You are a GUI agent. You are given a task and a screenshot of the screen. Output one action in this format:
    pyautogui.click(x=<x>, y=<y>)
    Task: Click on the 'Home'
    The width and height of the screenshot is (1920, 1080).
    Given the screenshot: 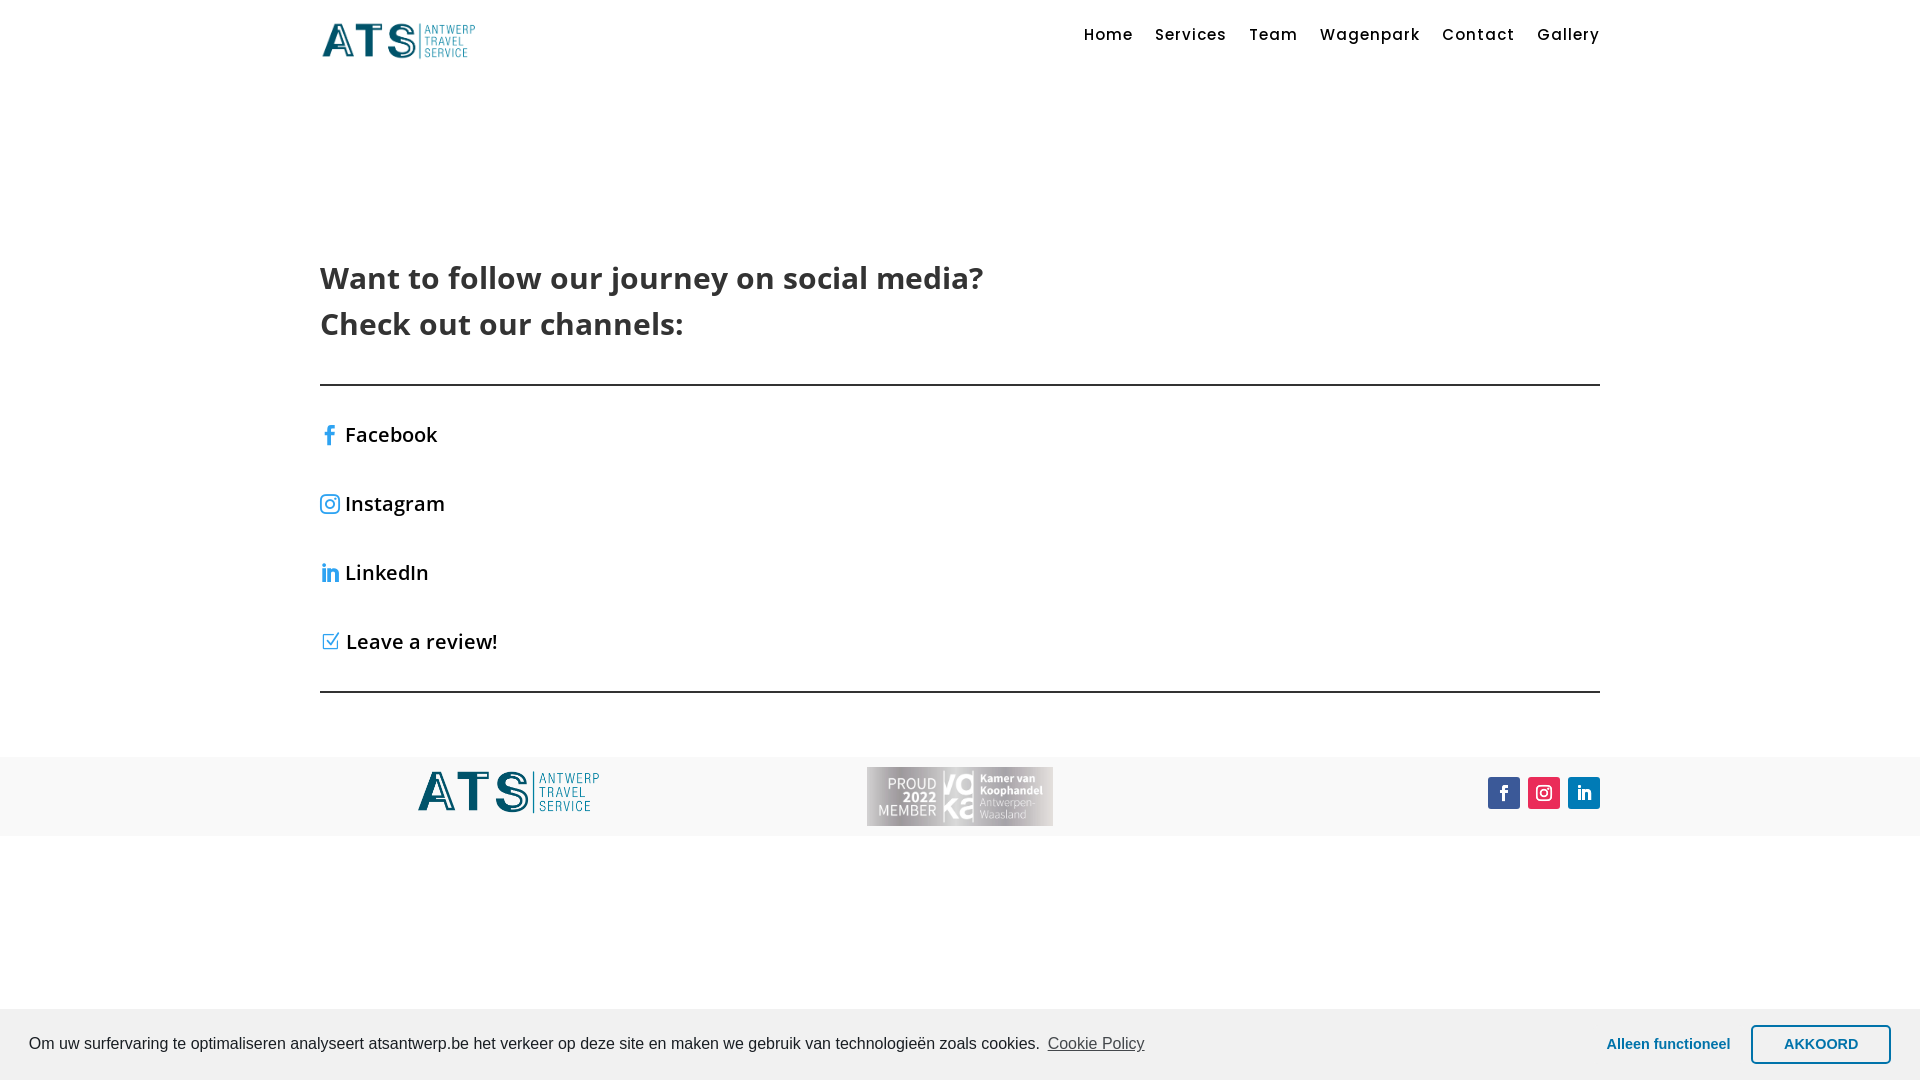 What is the action you would take?
    pyautogui.click(x=1107, y=38)
    